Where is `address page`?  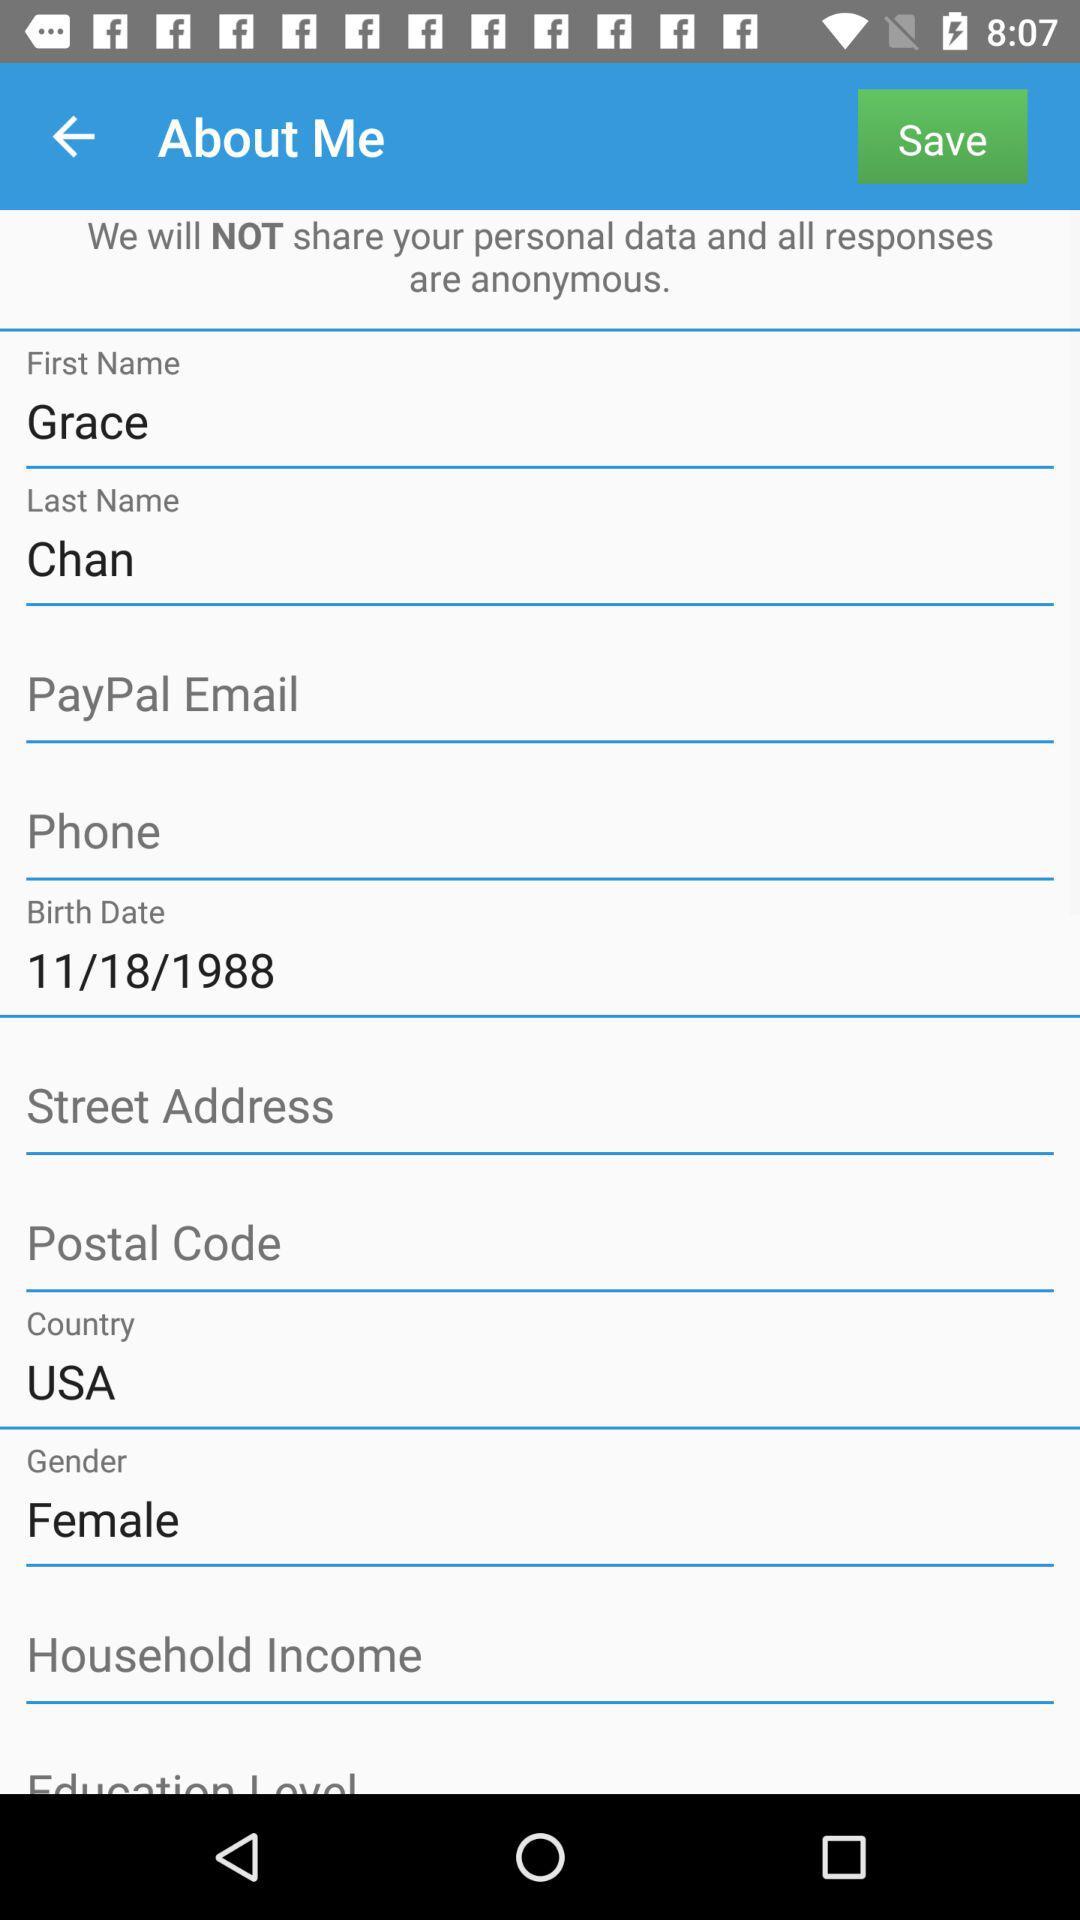
address page is located at coordinates (540, 832).